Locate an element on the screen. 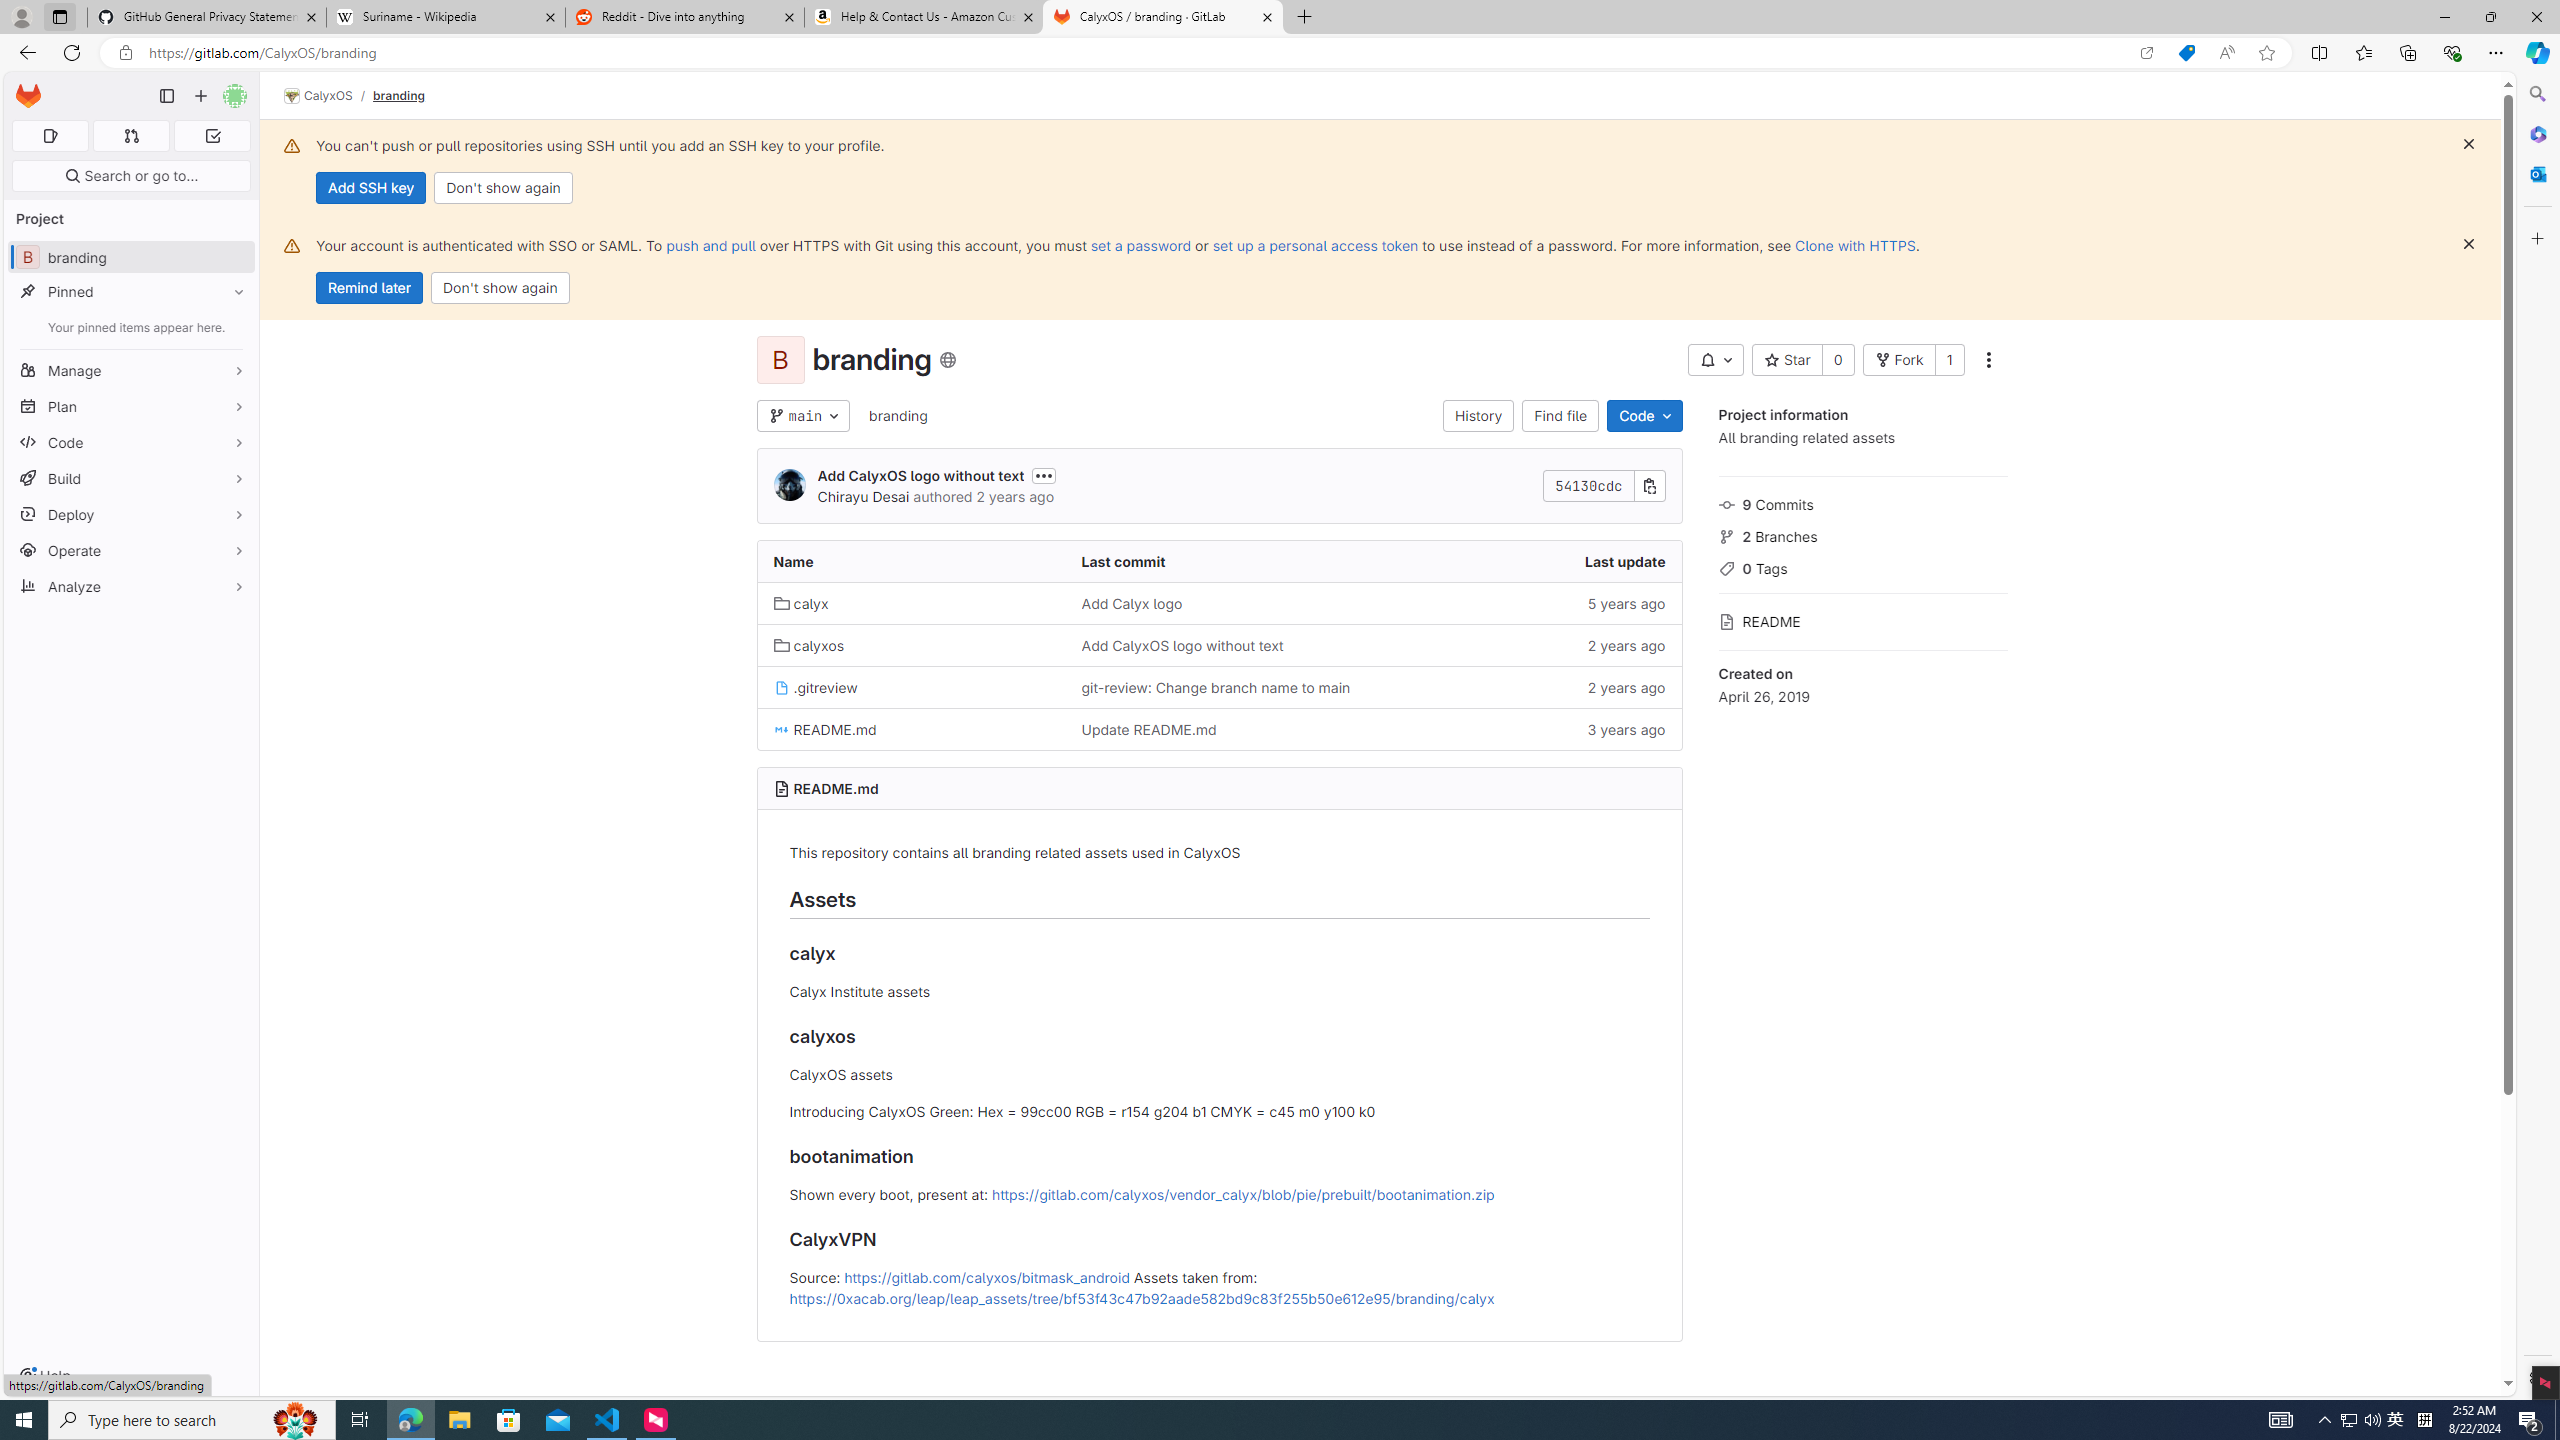  '0 Tags' is located at coordinates (1862, 566).